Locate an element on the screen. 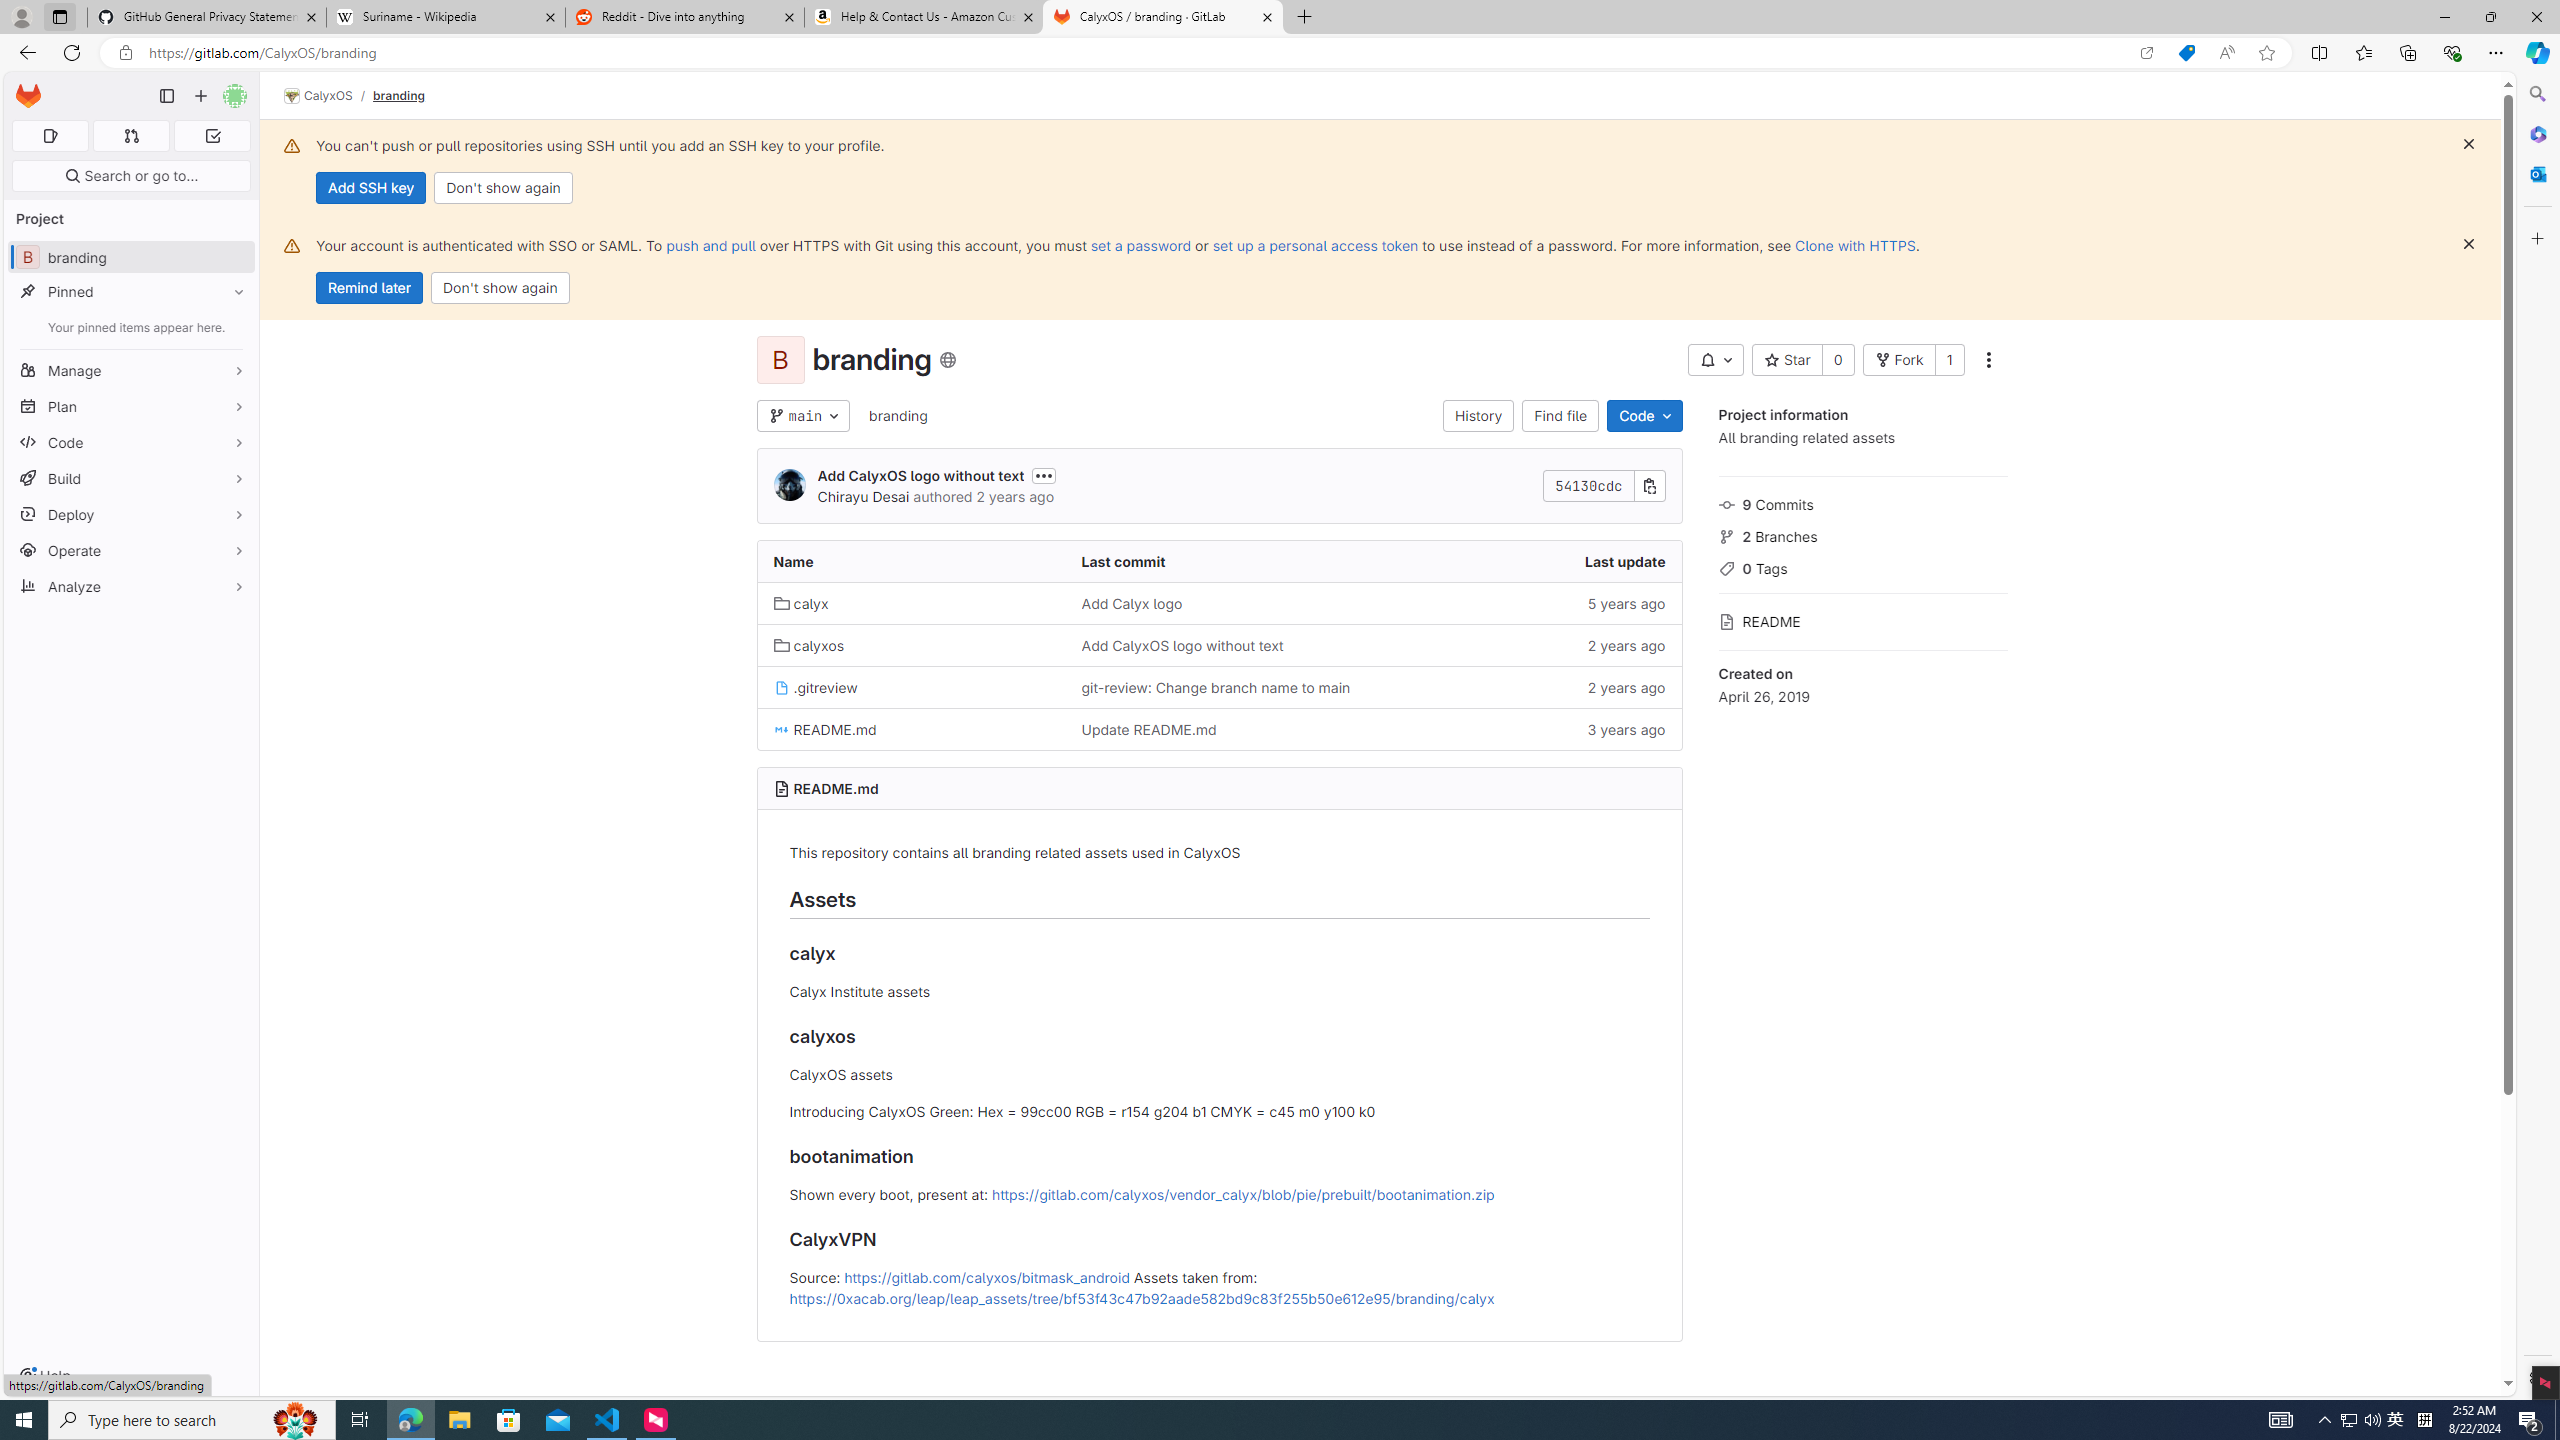  '0 Tags' is located at coordinates (1862, 566).